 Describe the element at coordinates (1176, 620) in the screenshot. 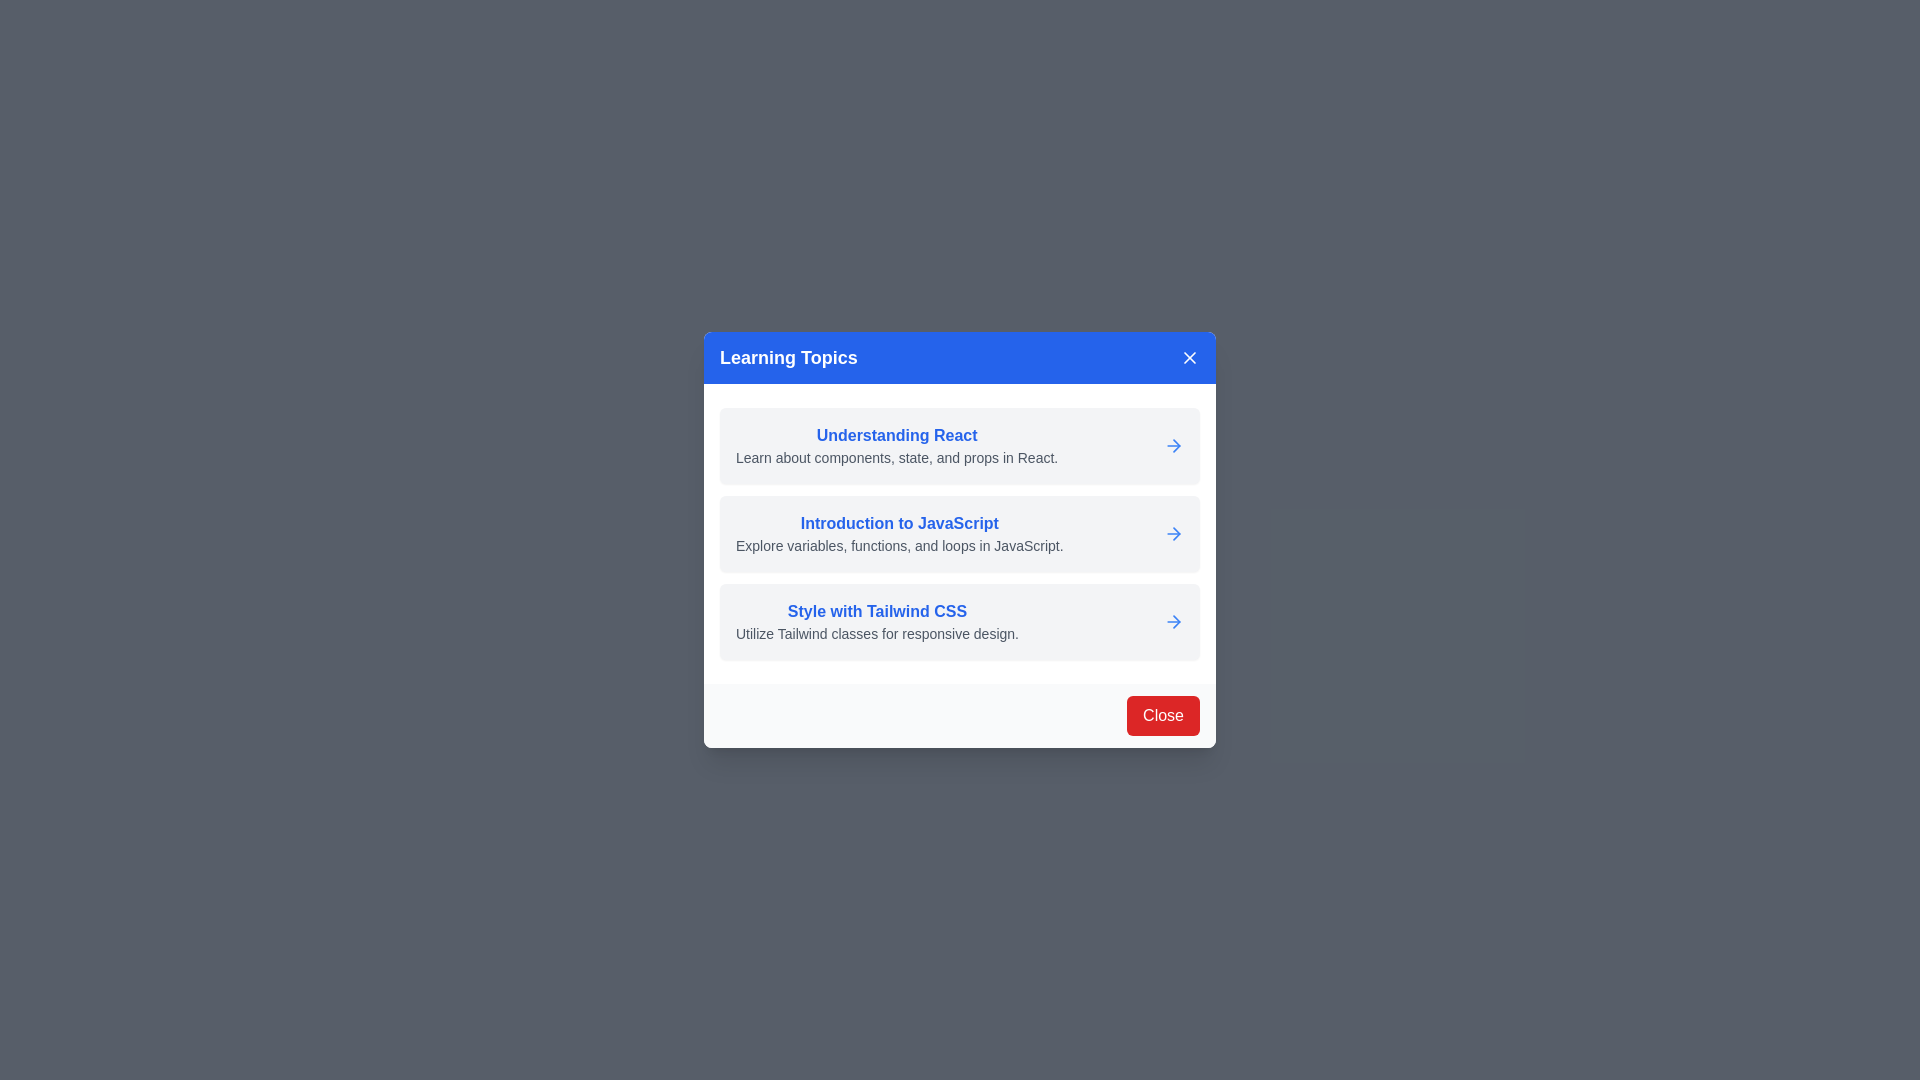

I see `the arrow-shaped icon located in the rightmost part of the third item in the 'Learning Topics' modal` at that location.